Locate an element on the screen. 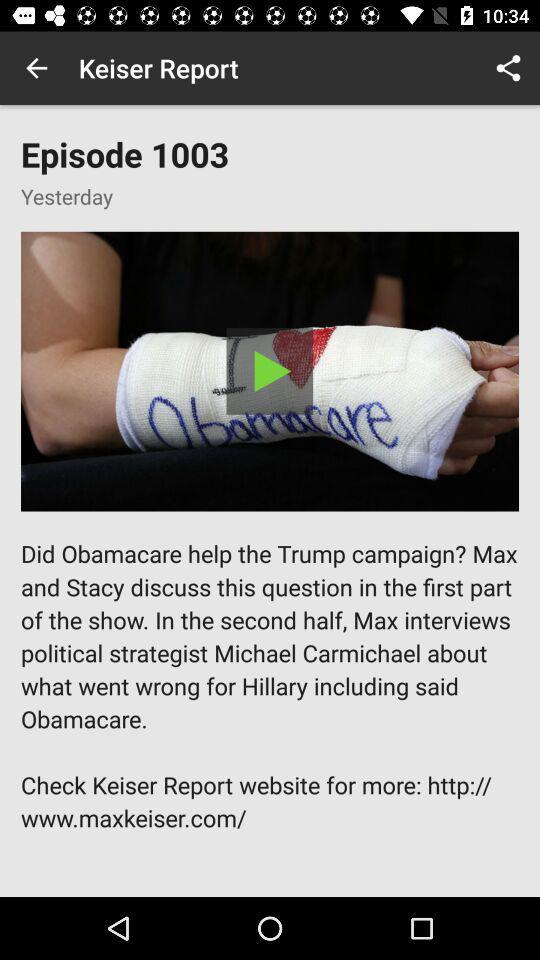  video area is located at coordinates (270, 370).